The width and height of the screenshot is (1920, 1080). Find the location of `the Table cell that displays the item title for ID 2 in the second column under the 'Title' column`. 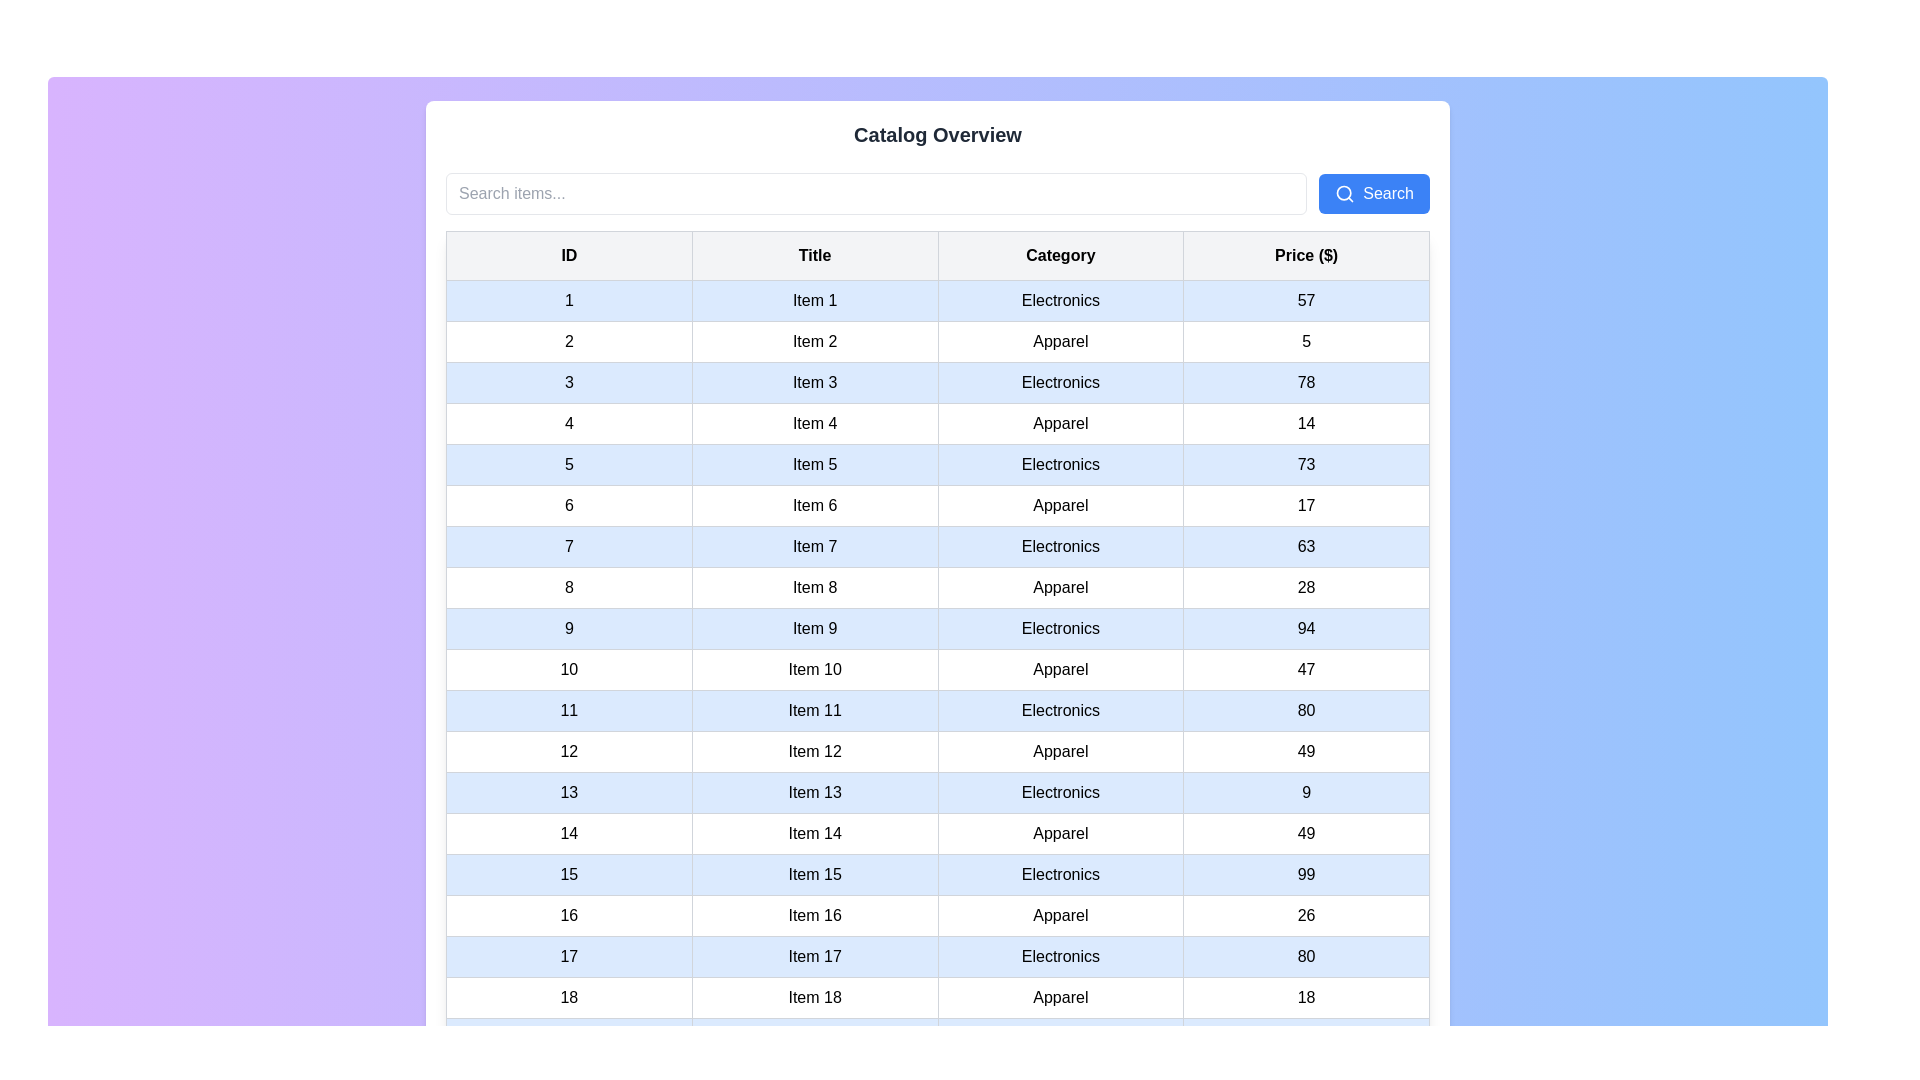

the Table cell that displays the item title for ID 2 in the second column under the 'Title' column is located at coordinates (815, 341).